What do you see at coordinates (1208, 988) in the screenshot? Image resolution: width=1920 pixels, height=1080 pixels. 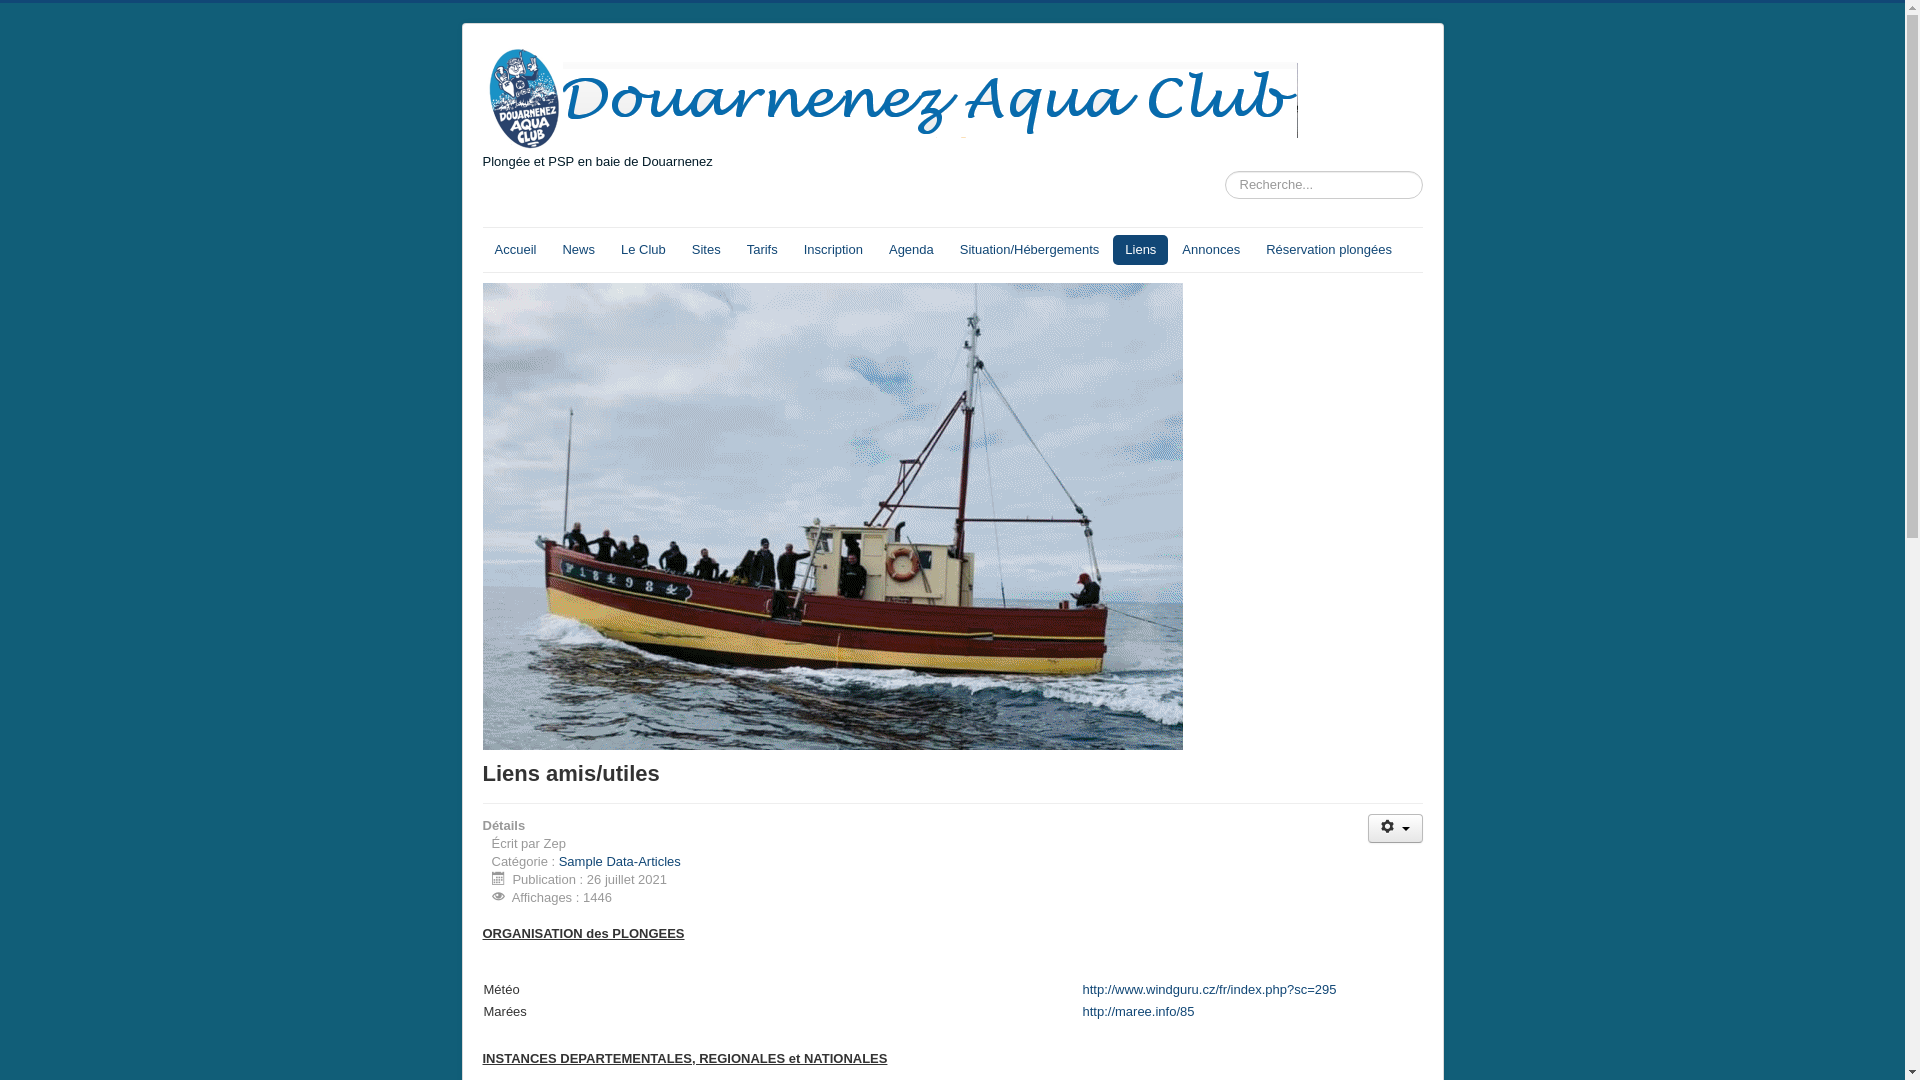 I see `'http://www.windguru.cz/fr/index.php?sc=295'` at bounding box center [1208, 988].